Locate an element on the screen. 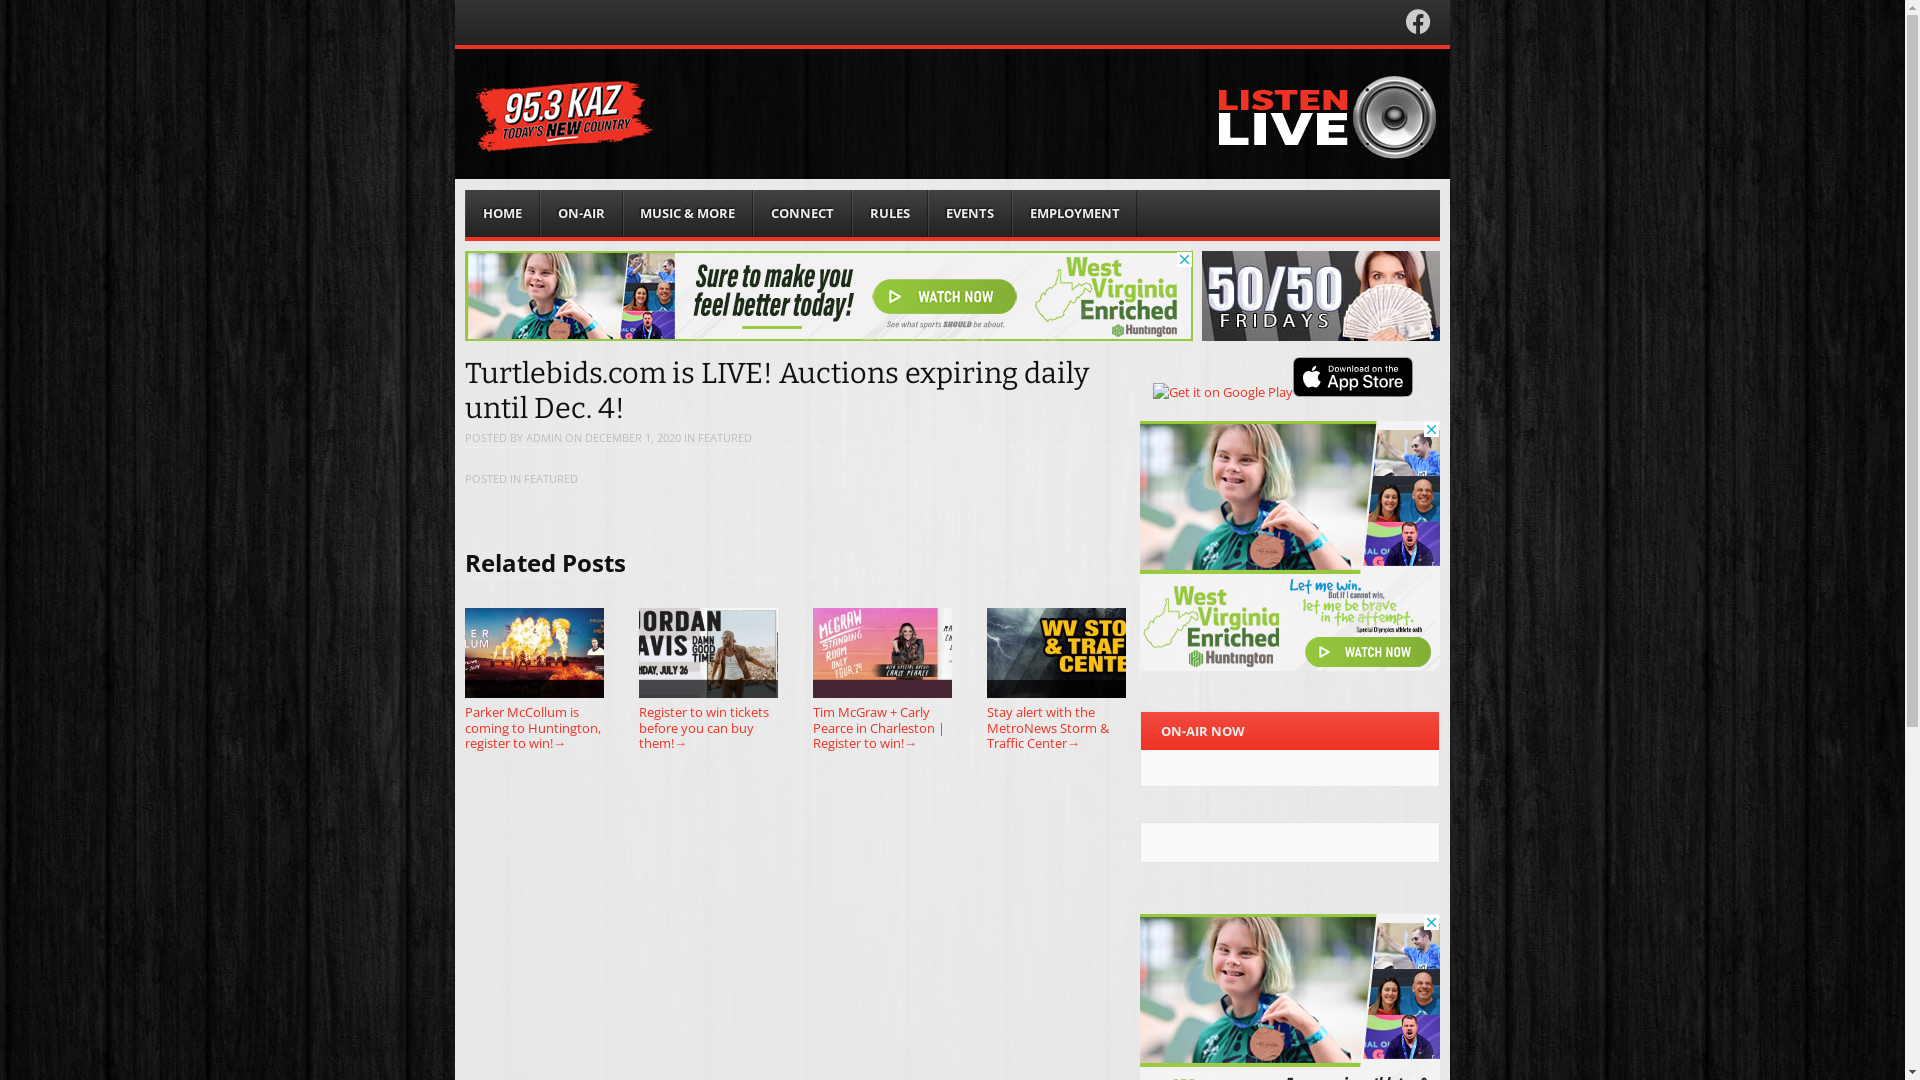 The image size is (1920, 1080). 'FEATURED' is located at coordinates (523, 478).